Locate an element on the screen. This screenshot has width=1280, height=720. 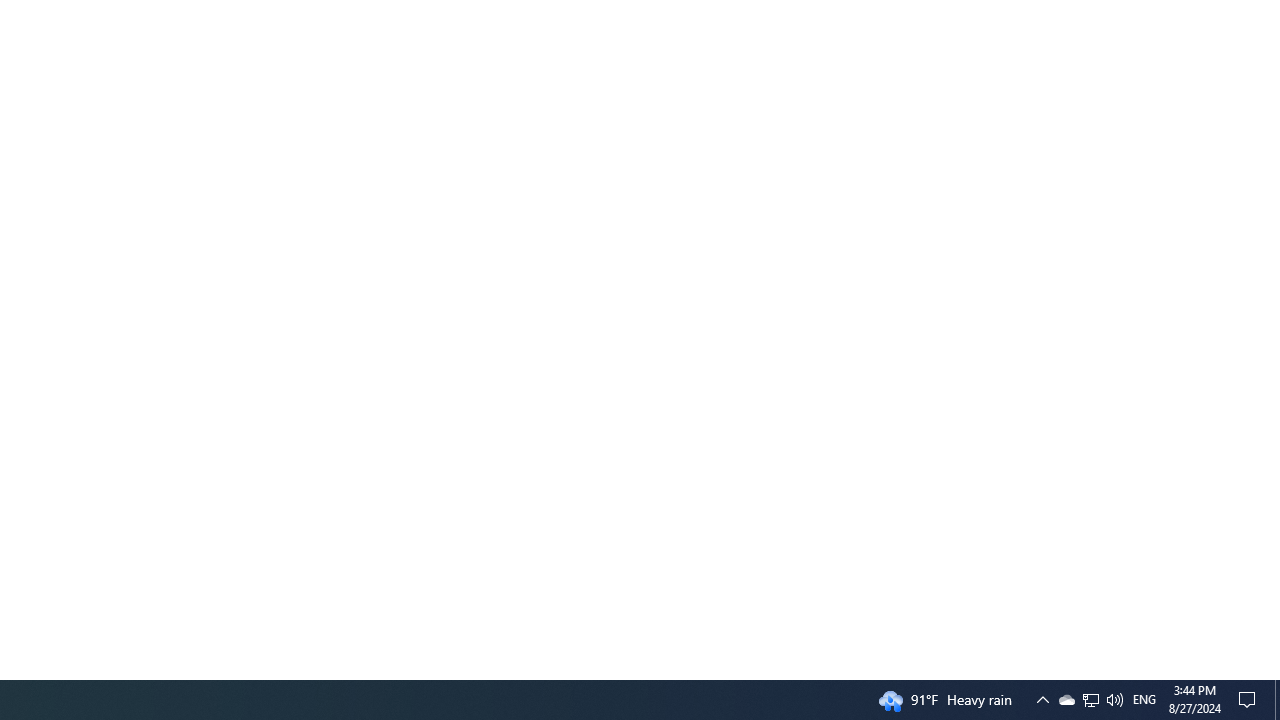
'Tray Input Indicator - English (United States)' is located at coordinates (1144, 698).